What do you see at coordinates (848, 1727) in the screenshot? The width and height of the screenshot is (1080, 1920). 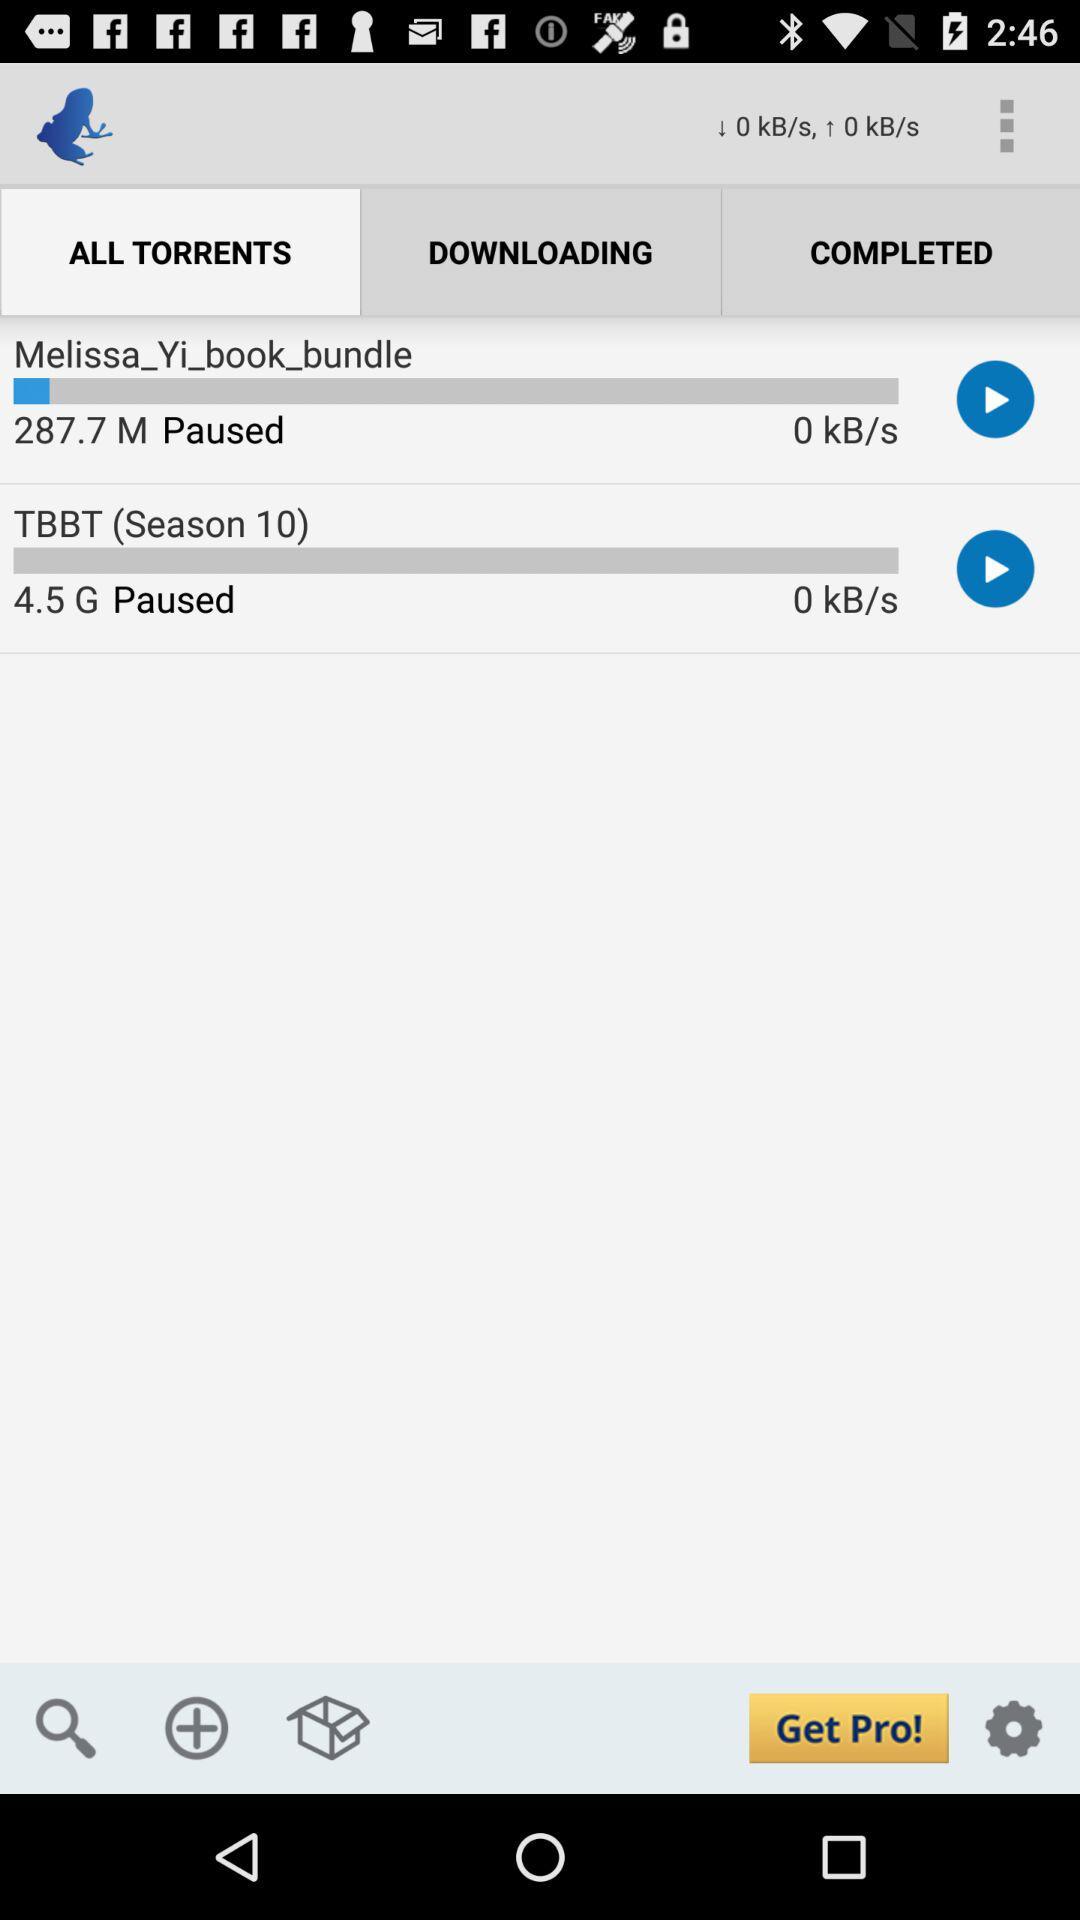 I see `get the pro version` at bounding box center [848, 1727].